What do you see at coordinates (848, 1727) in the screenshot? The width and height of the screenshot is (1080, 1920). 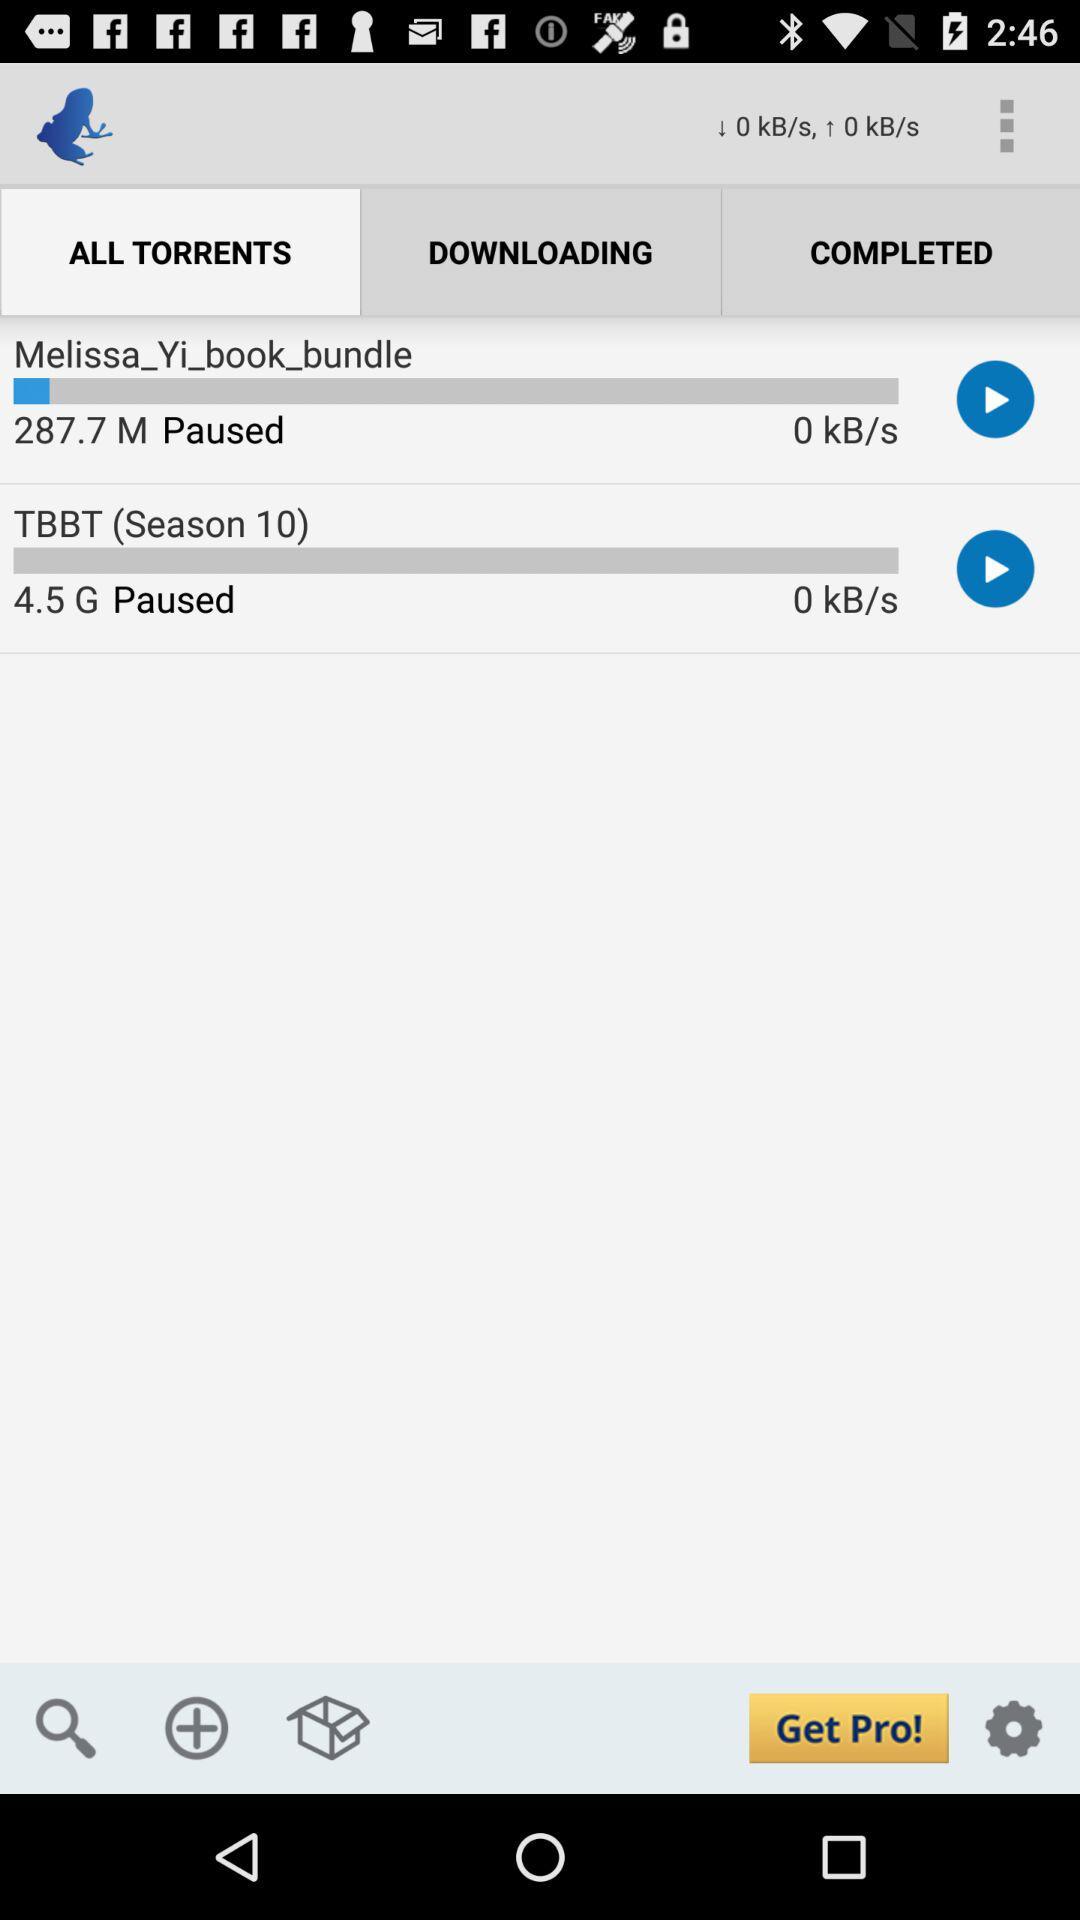 I see `get the pro version` at bounding box center [848, 1727].